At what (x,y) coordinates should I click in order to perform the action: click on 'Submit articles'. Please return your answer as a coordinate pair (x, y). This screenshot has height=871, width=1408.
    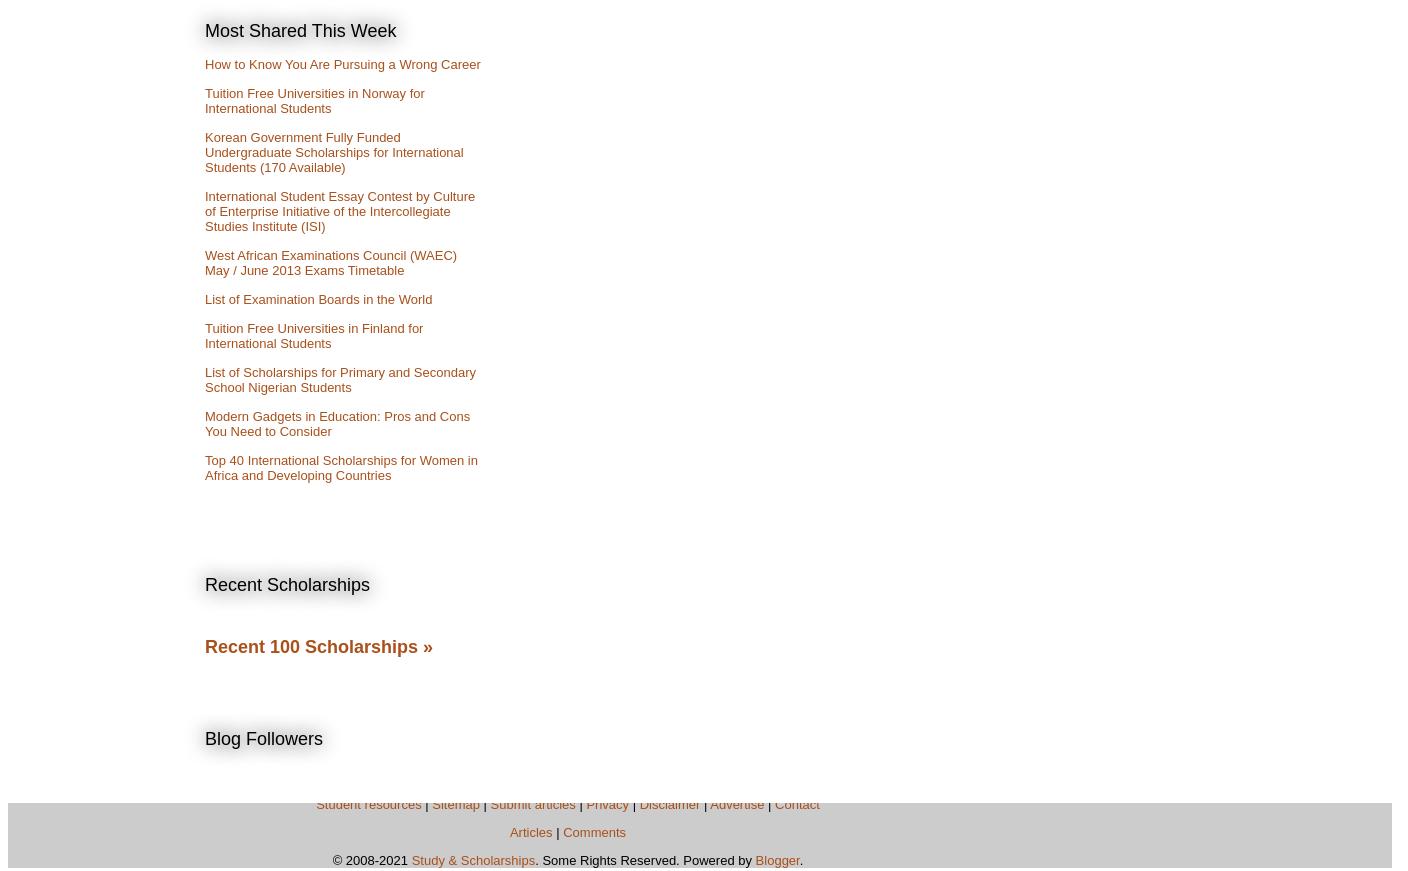
    Looking at the image, I should click on (531, 804).